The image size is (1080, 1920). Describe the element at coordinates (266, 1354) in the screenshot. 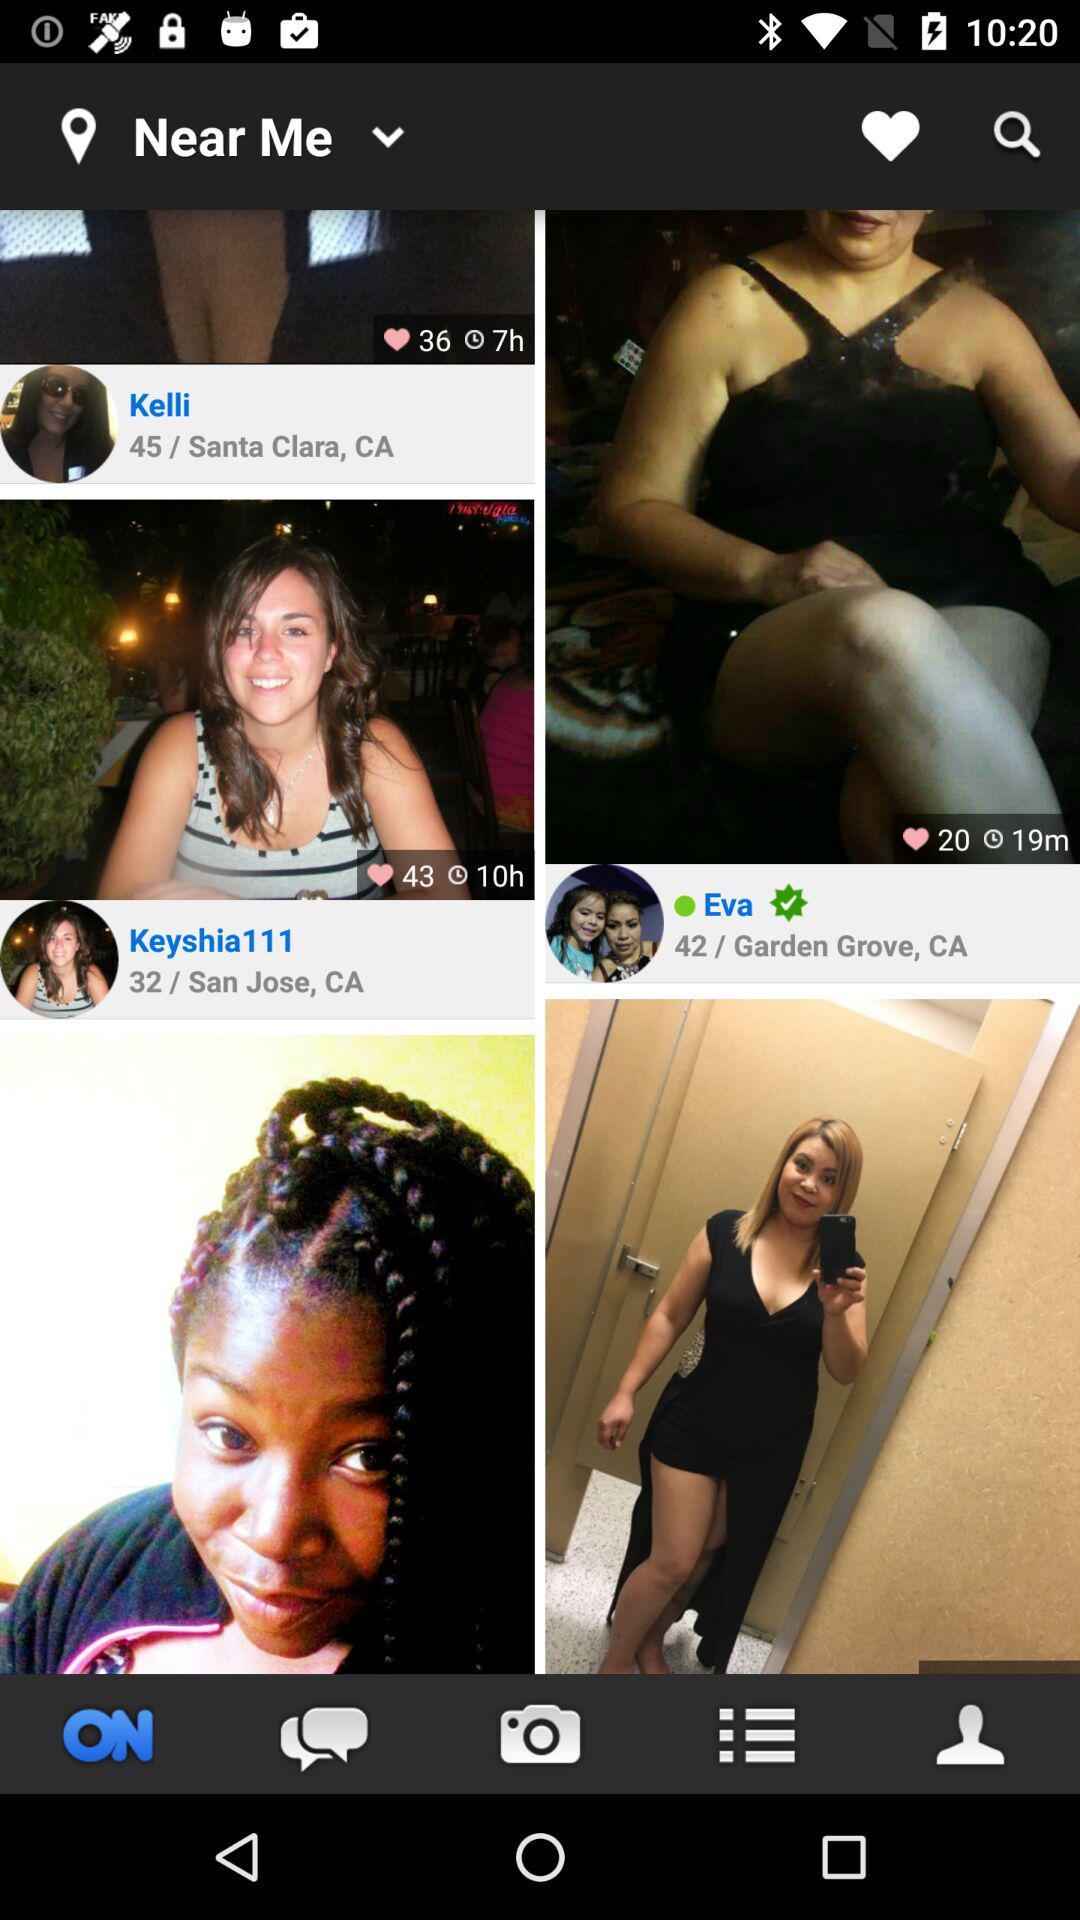

I see `profile` at that location.